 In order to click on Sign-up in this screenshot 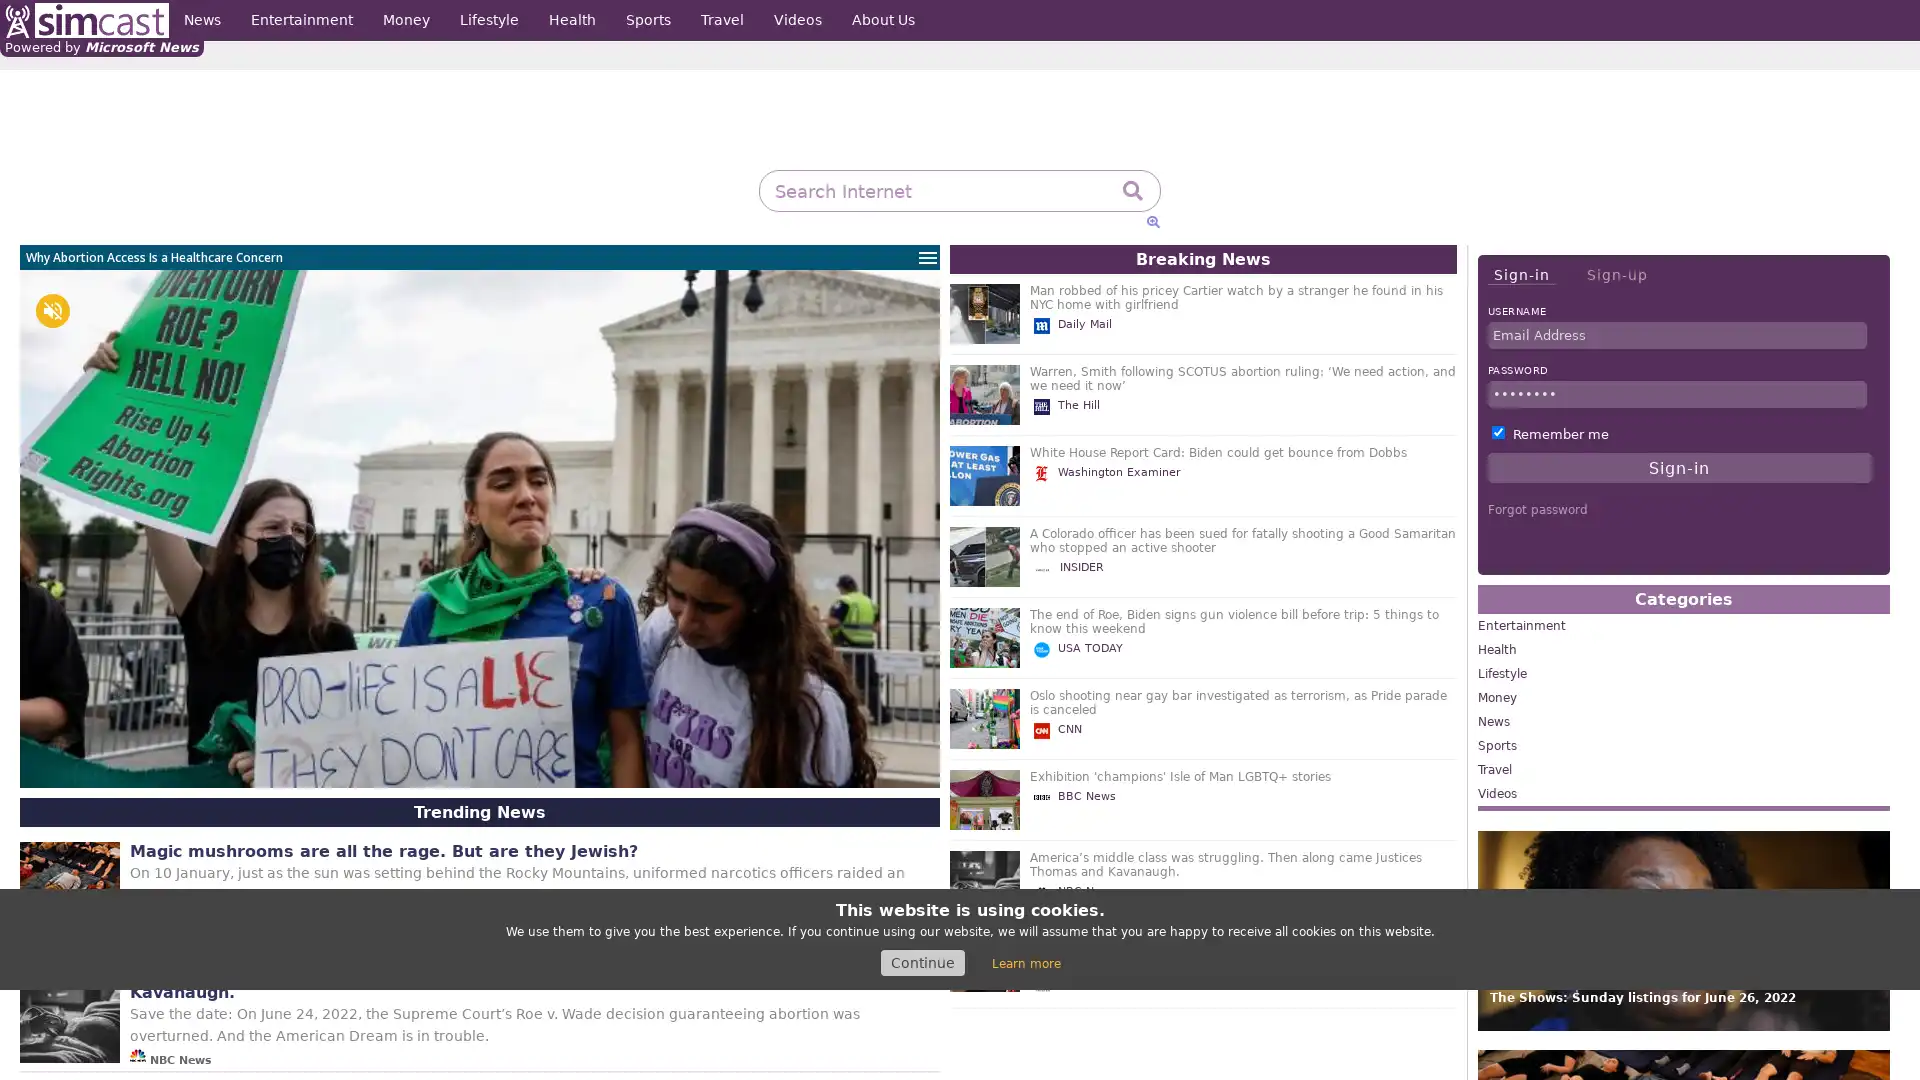, I will do `click(1616, 274)`.